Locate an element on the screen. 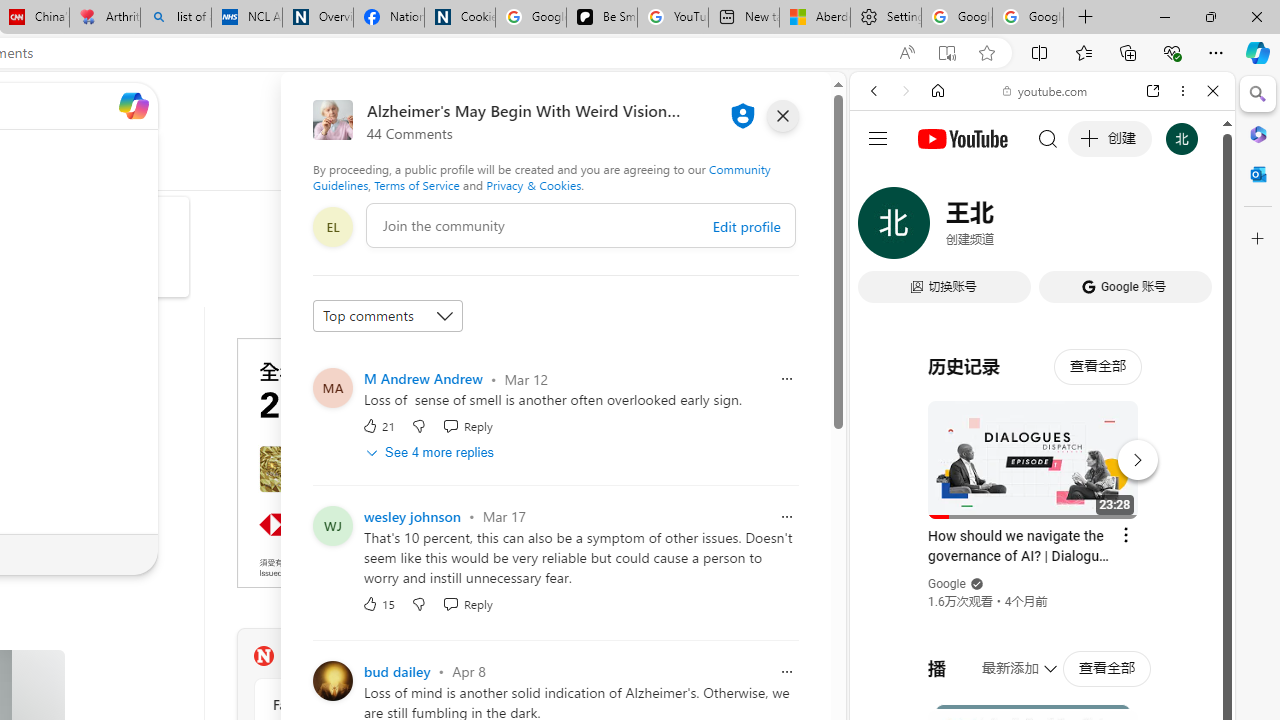 Image resolution: width=1280 pixels, height=720 pixels. 'Newsweek' is located at coordinates (262, 655).